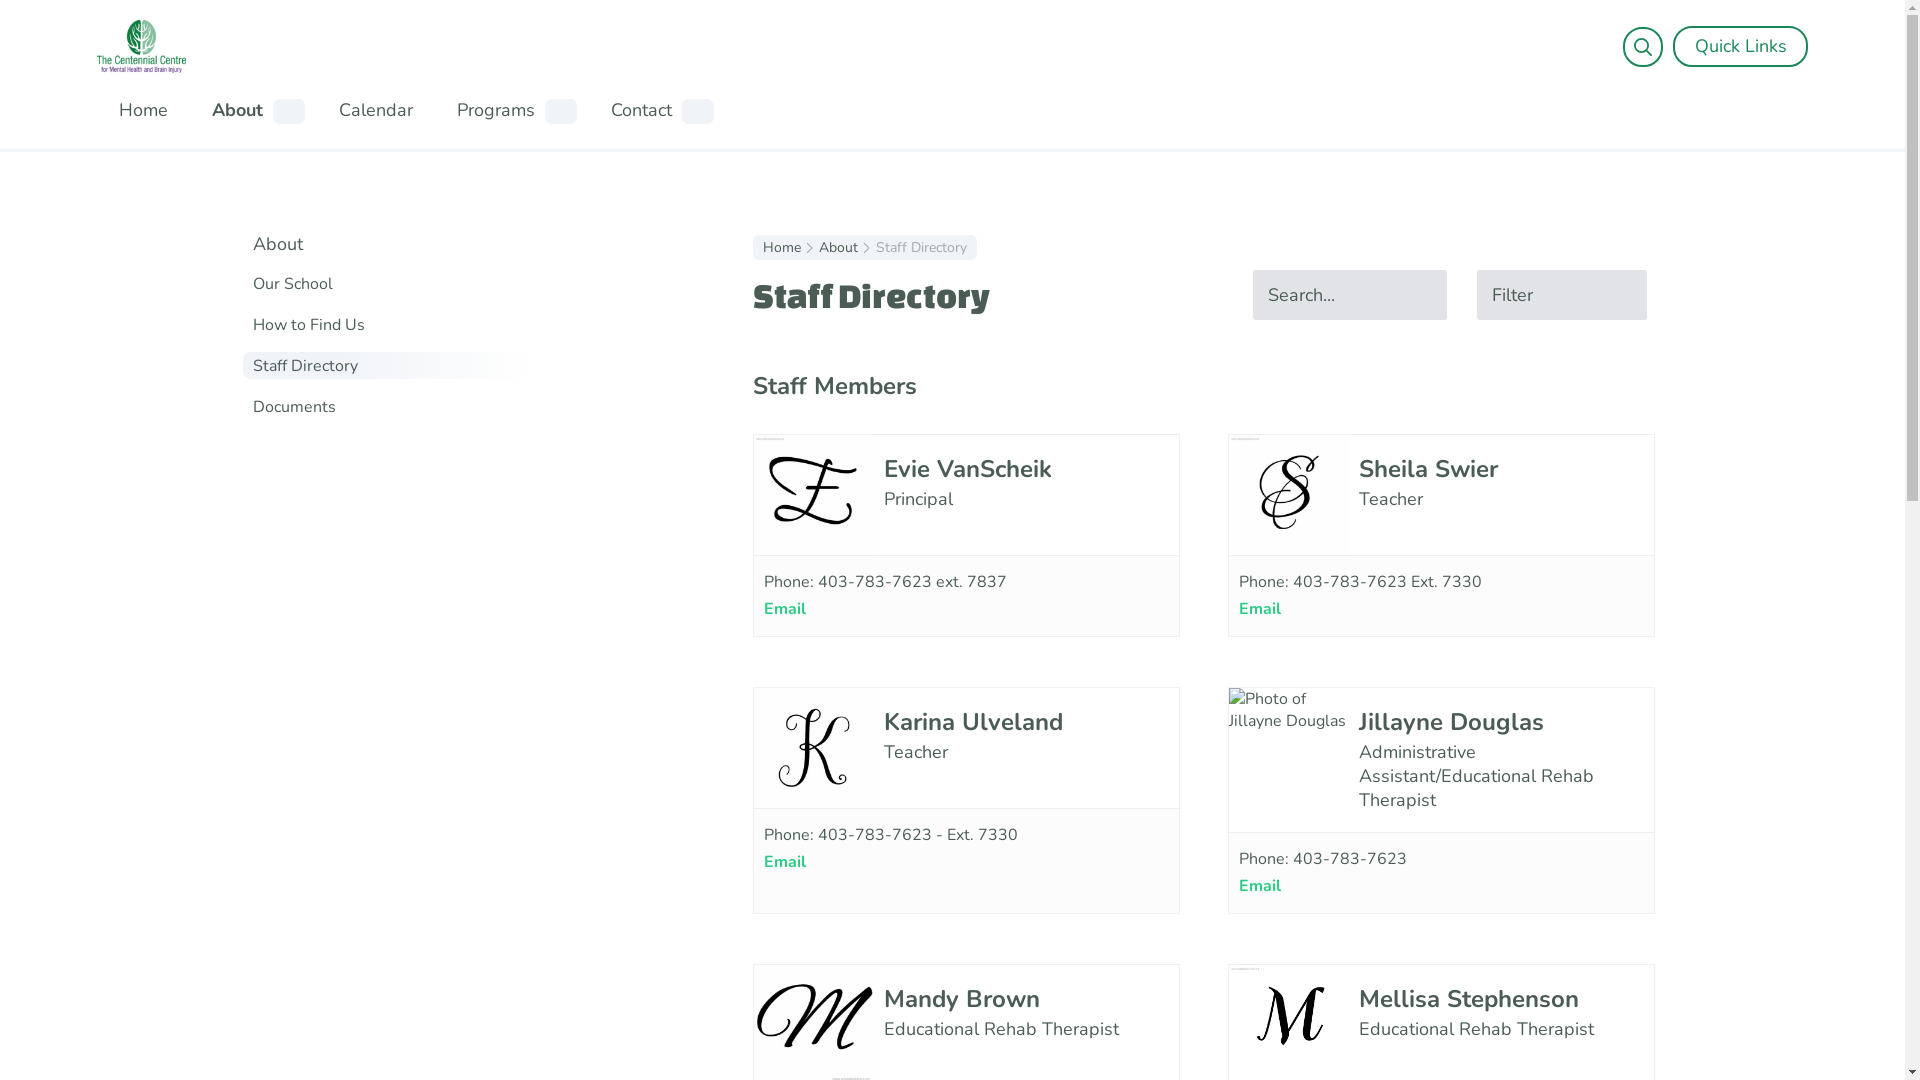 This screenshot has width=1920, height=1080. What do you see at coordinates (1739, 45) in the screenshot?
I see `'Quick Links'` at bounding box center [1739, 45].